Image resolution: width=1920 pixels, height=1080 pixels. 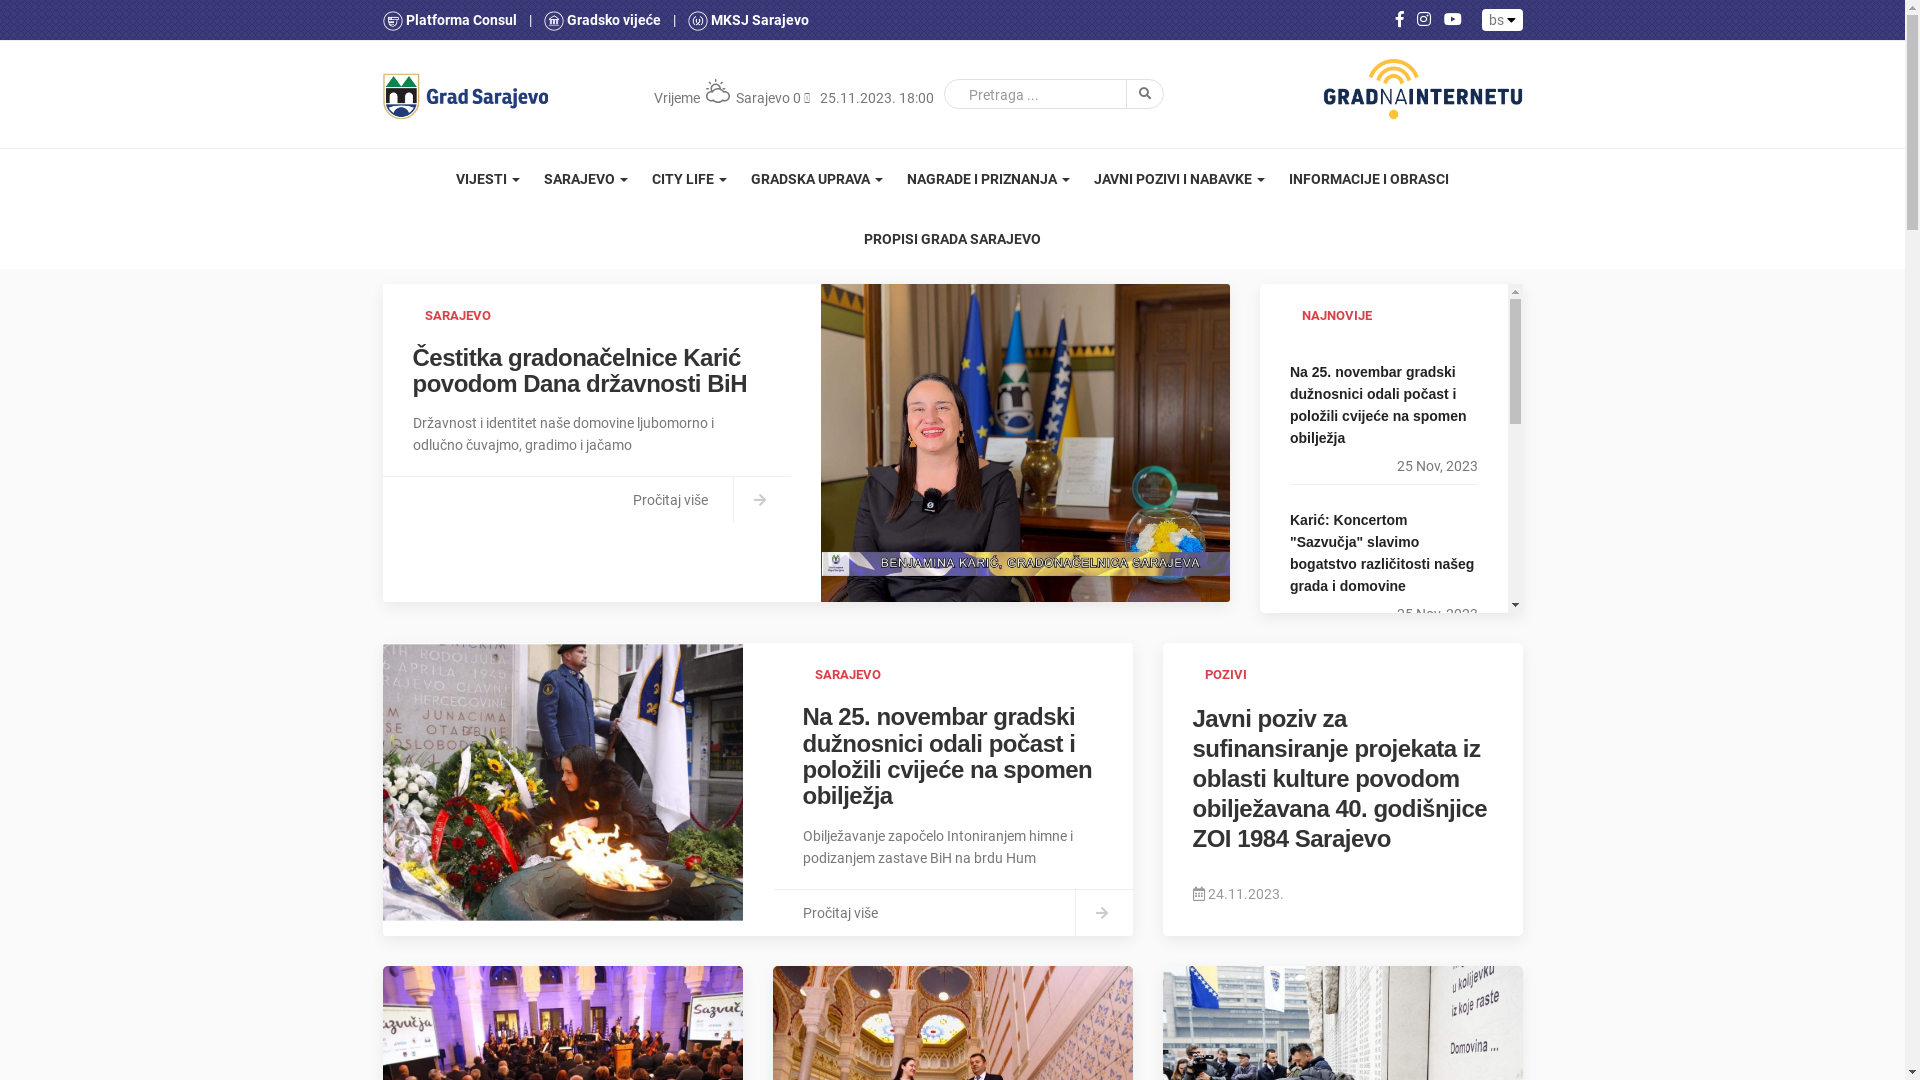 What do you see at coordinates (488, 177) in the screenshot?
I see `'VIJESTI'` at bounding box center [488, 177].